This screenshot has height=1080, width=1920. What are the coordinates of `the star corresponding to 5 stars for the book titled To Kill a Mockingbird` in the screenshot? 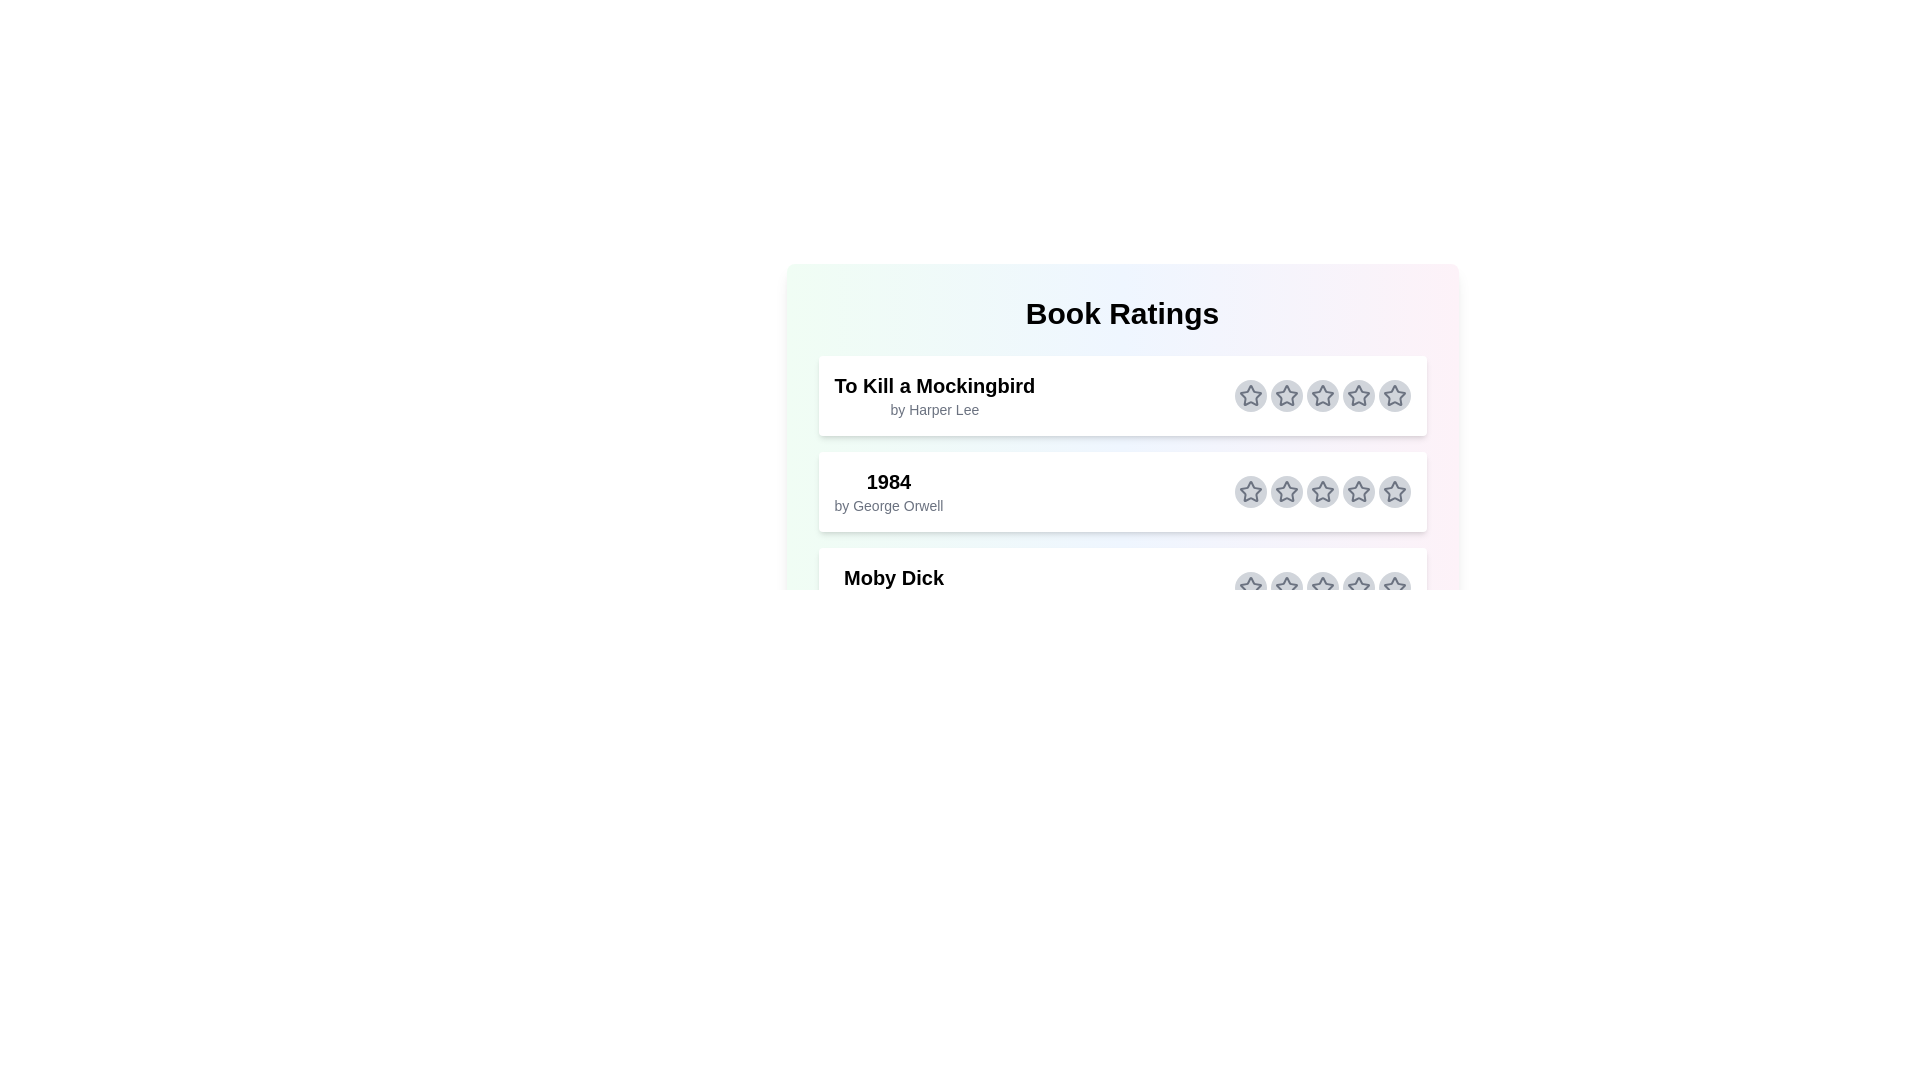 It's located at (1393, 396).